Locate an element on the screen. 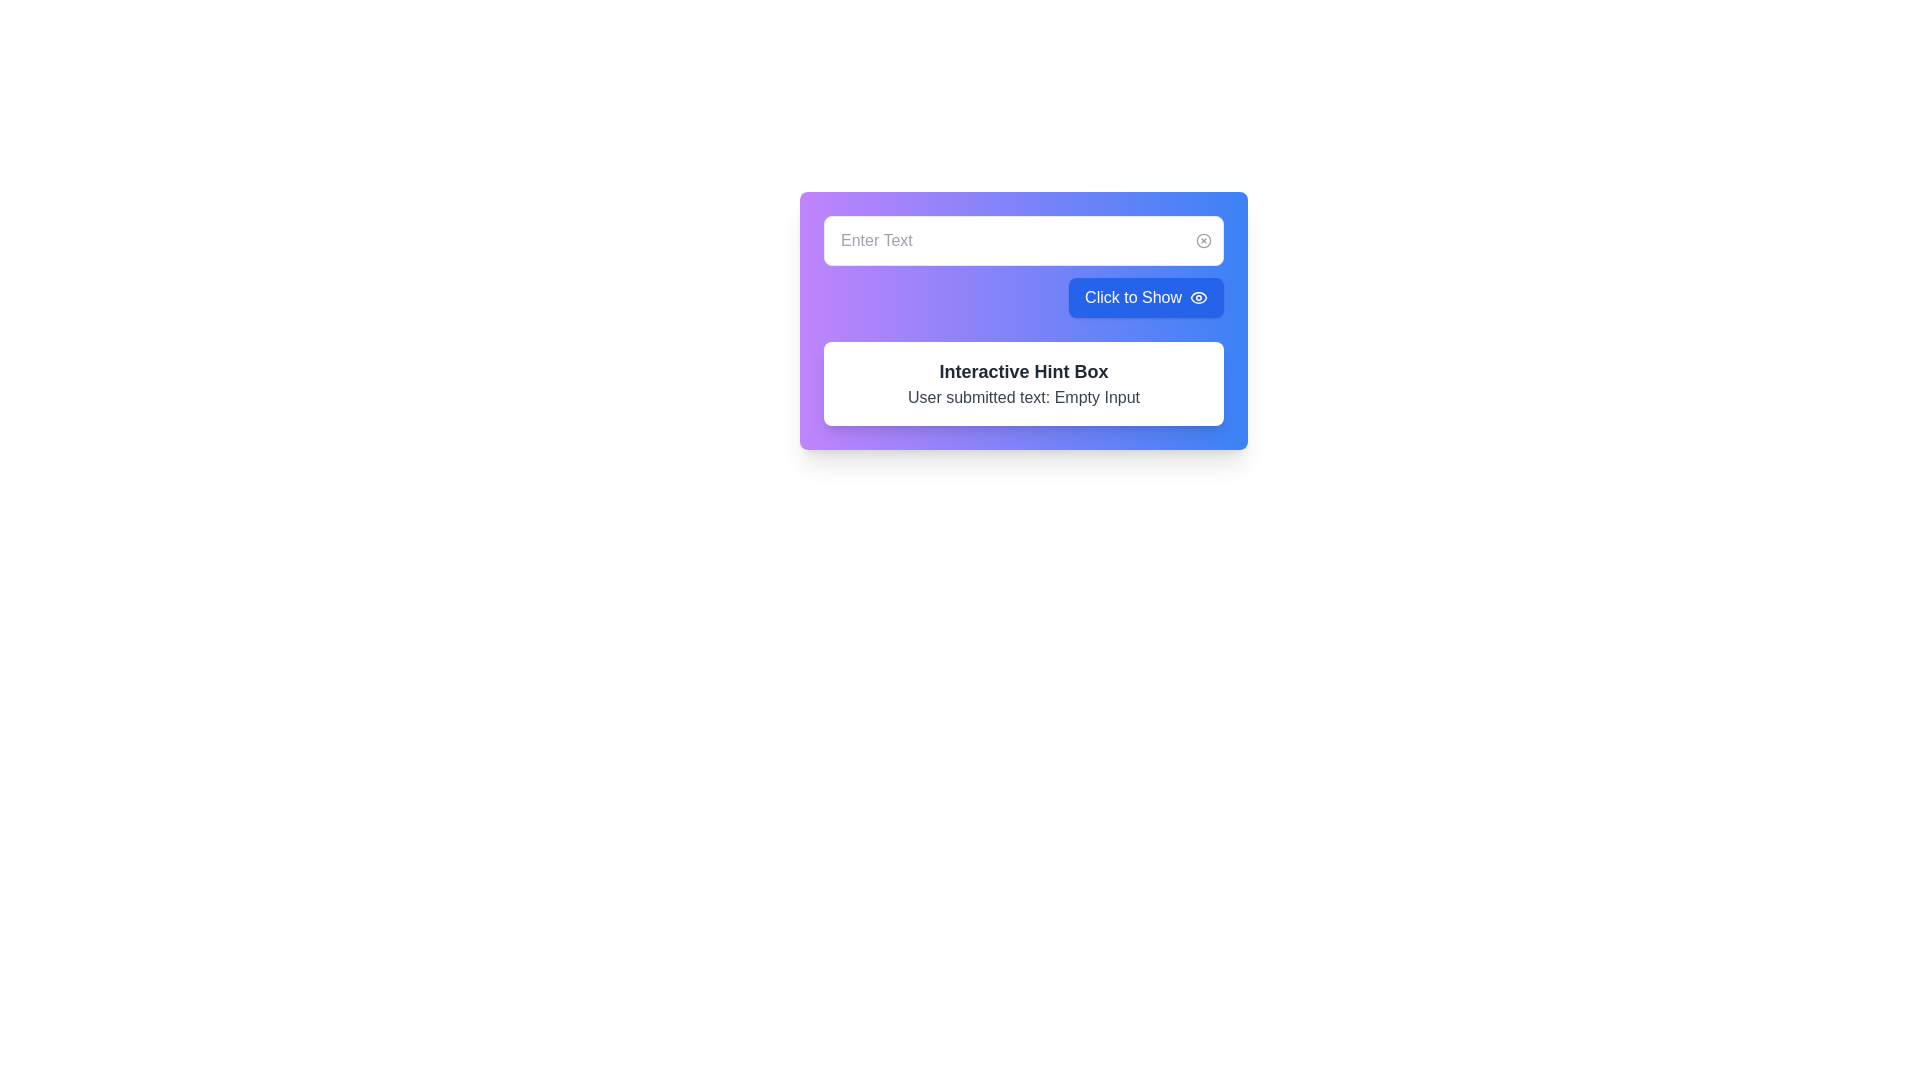  the Informational hint box that has a white background and contains the text 'Interactive Hint Box' and 'User submitted text: Empty Input' is located at coordinates (1023, 384).